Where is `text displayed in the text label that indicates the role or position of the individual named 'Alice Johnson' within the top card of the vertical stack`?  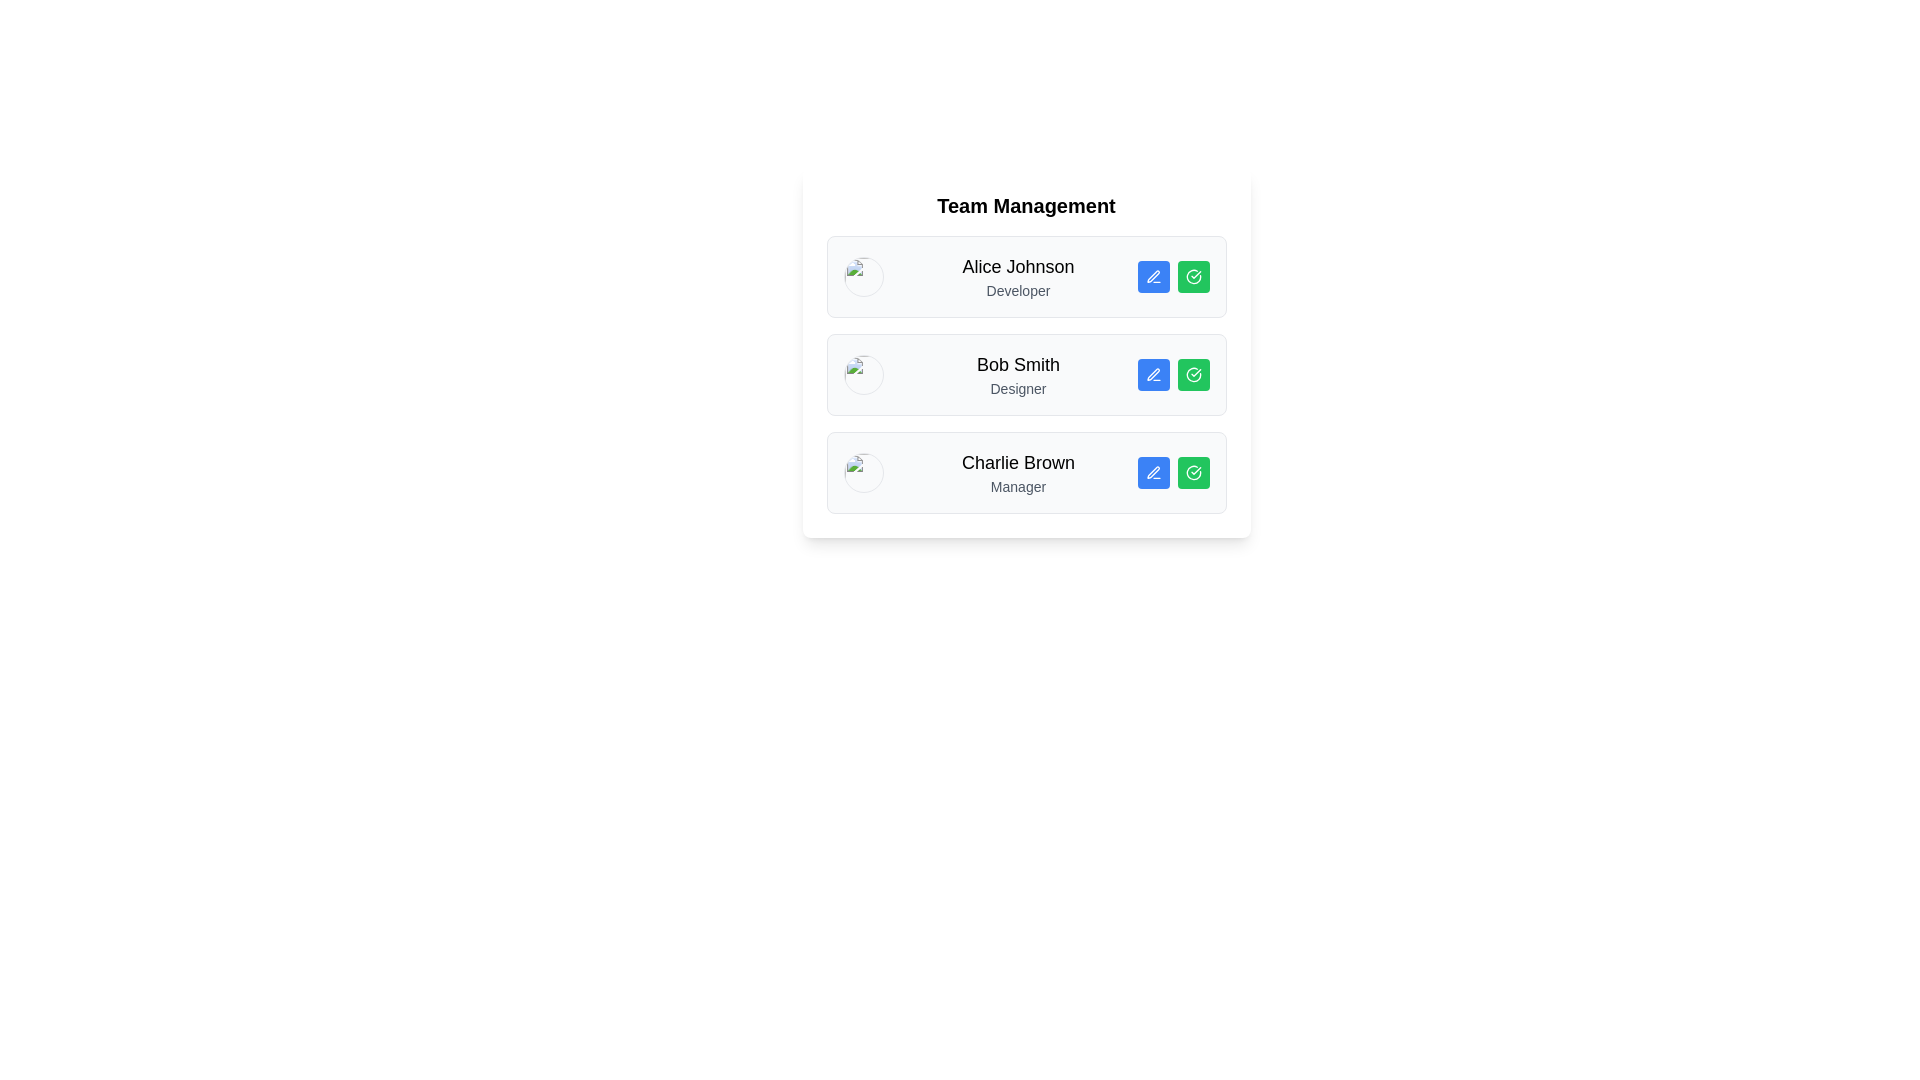
text displayed in the text label that indicates the role or position of the individual named 'Alice Johnson' within the top card of the vertical stack is located at coordinates (1018, 290).